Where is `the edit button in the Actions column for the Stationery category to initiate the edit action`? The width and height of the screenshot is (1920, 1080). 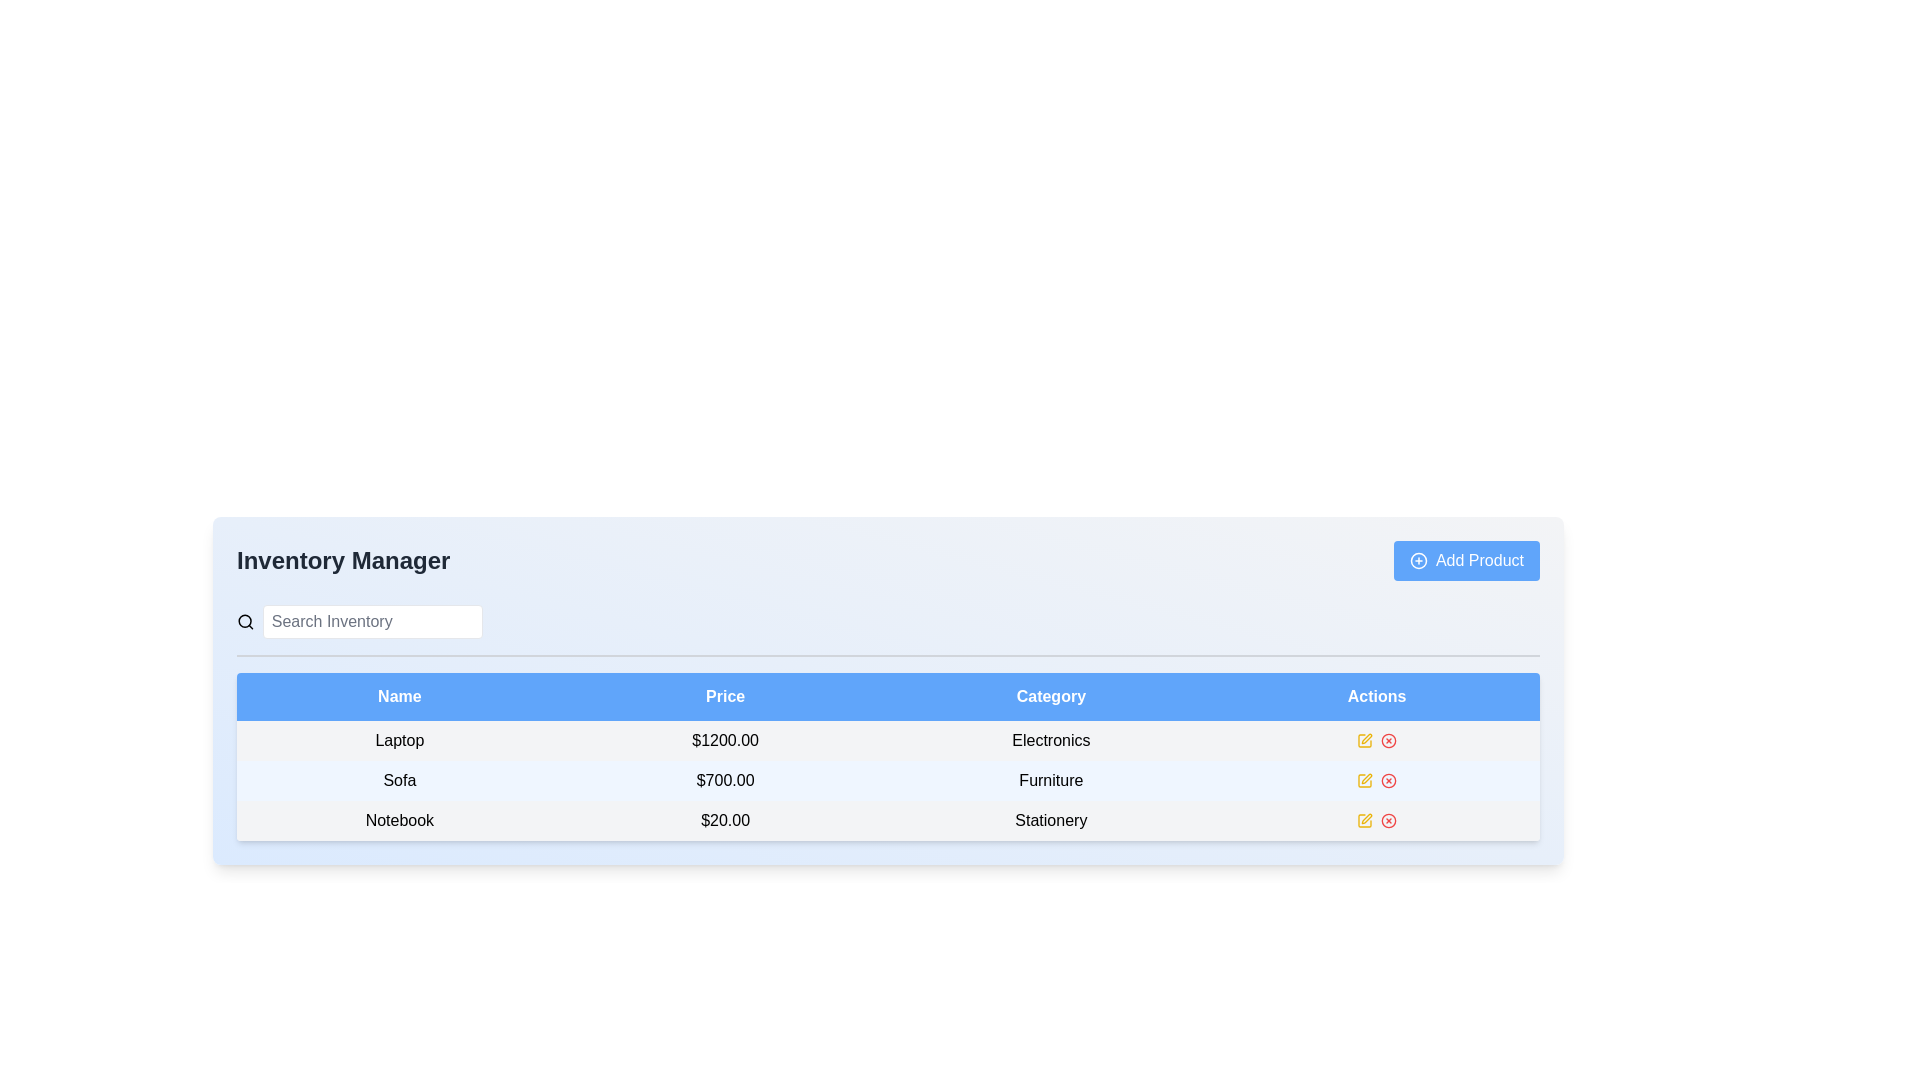 the edit button in the Actions column for the Stationery category to initiate the edit action is located at coordinates (1363, 821).